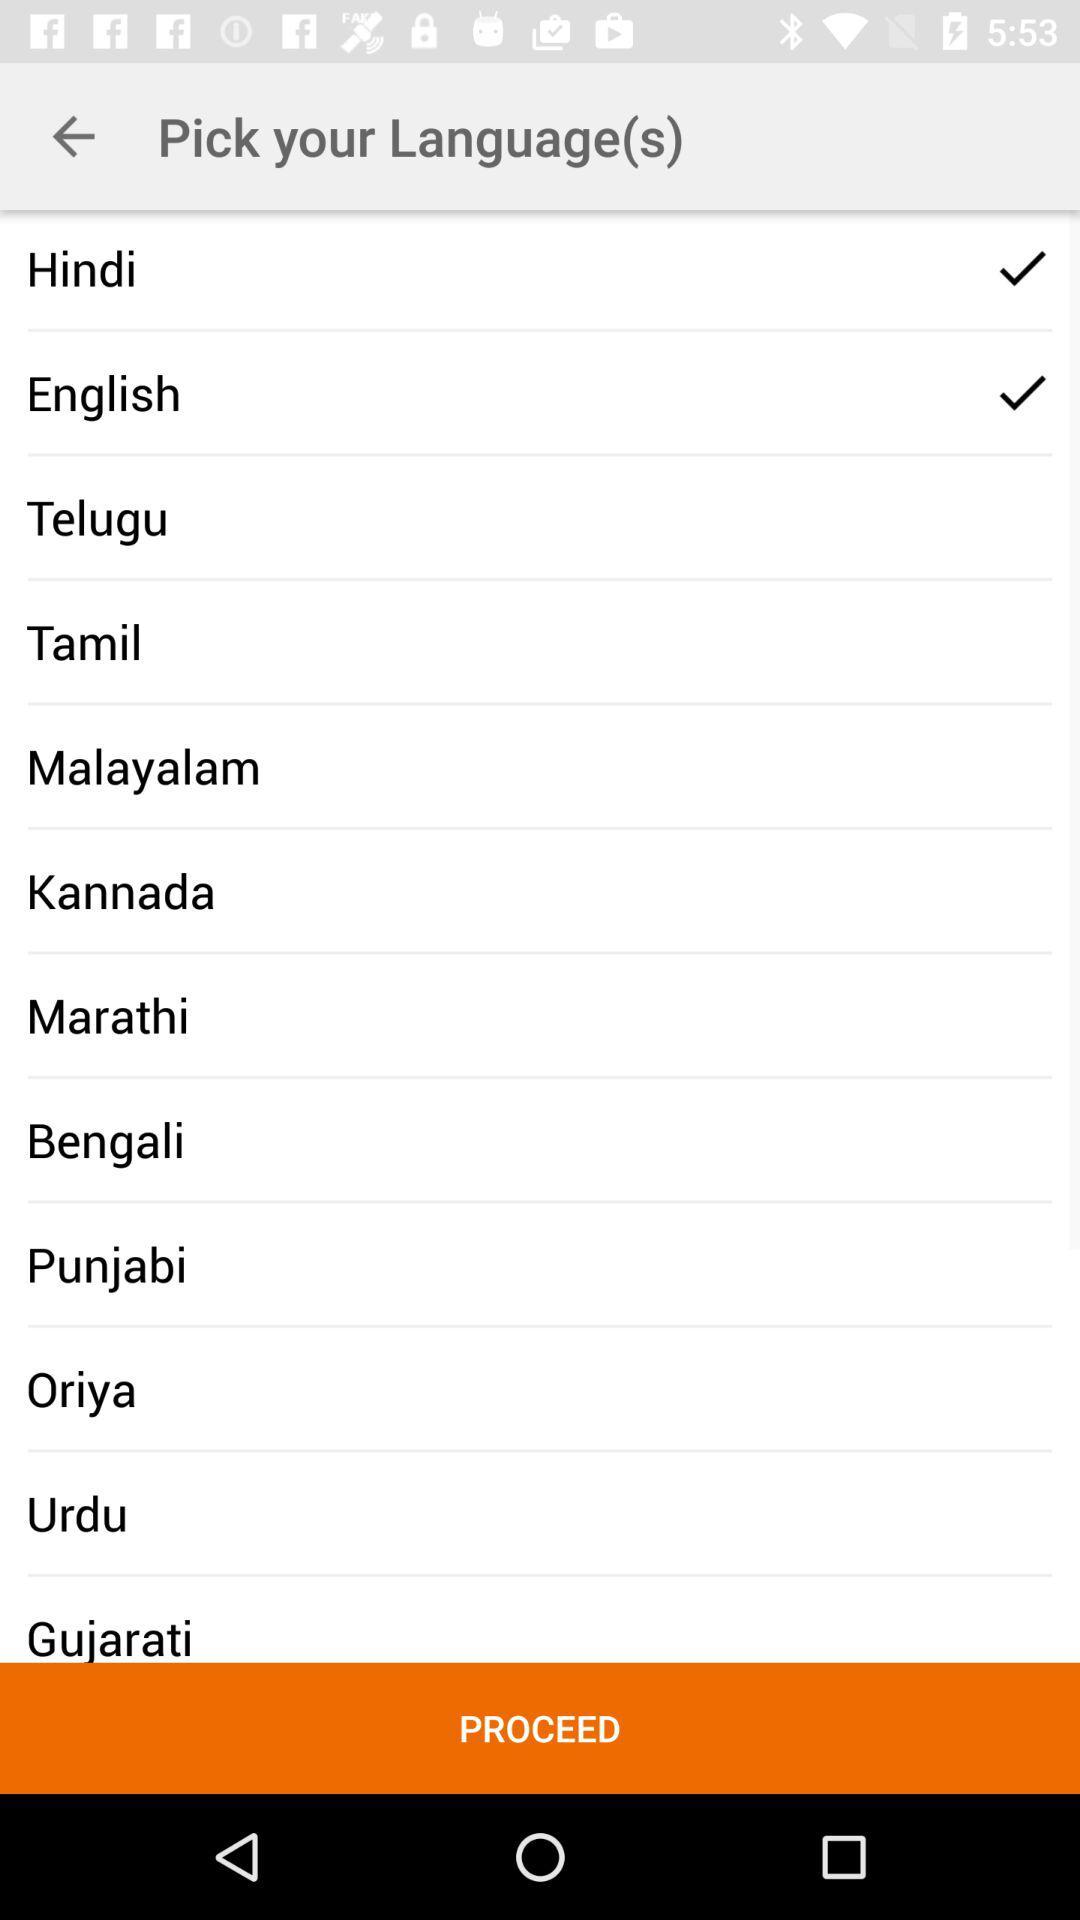 The image size is (1080, 1920). I want to click on the gujarati item, so click(109, 1637).